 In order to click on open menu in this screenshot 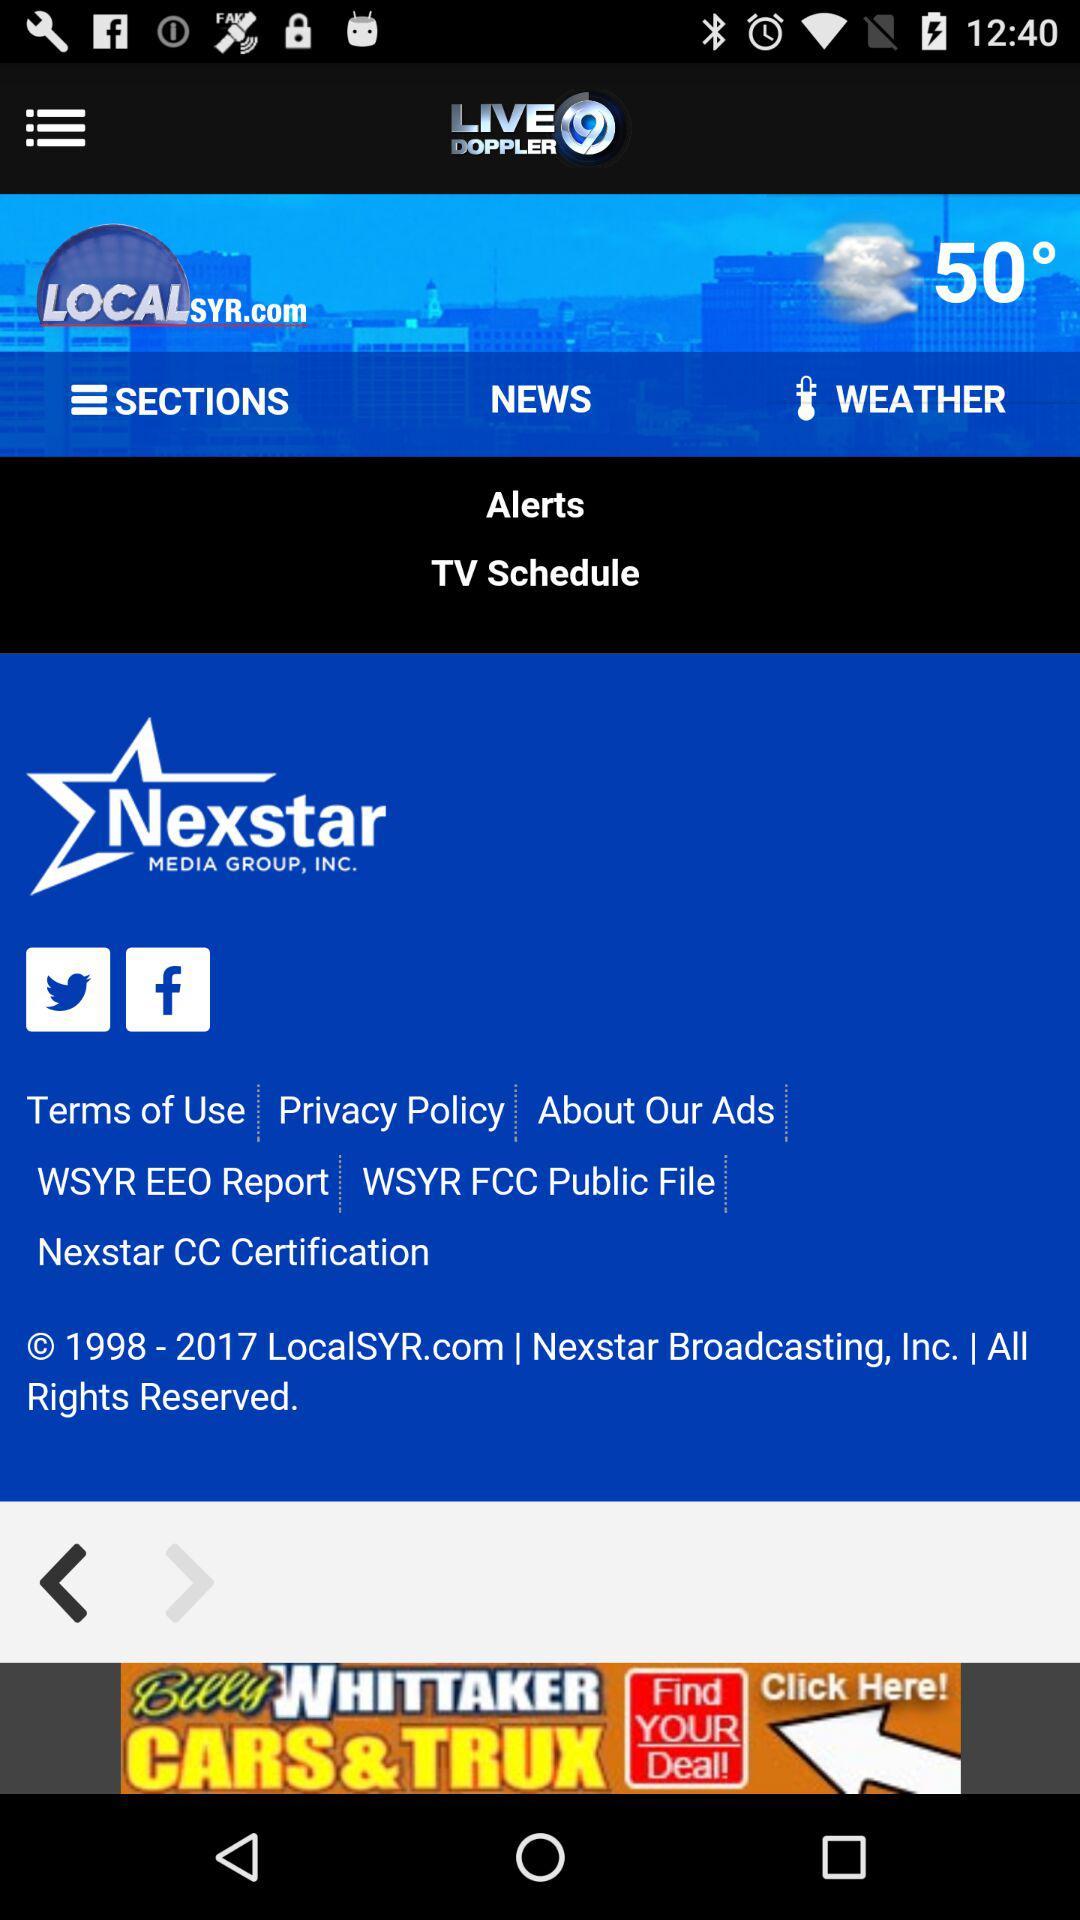, I will do `click(540, 127)`.